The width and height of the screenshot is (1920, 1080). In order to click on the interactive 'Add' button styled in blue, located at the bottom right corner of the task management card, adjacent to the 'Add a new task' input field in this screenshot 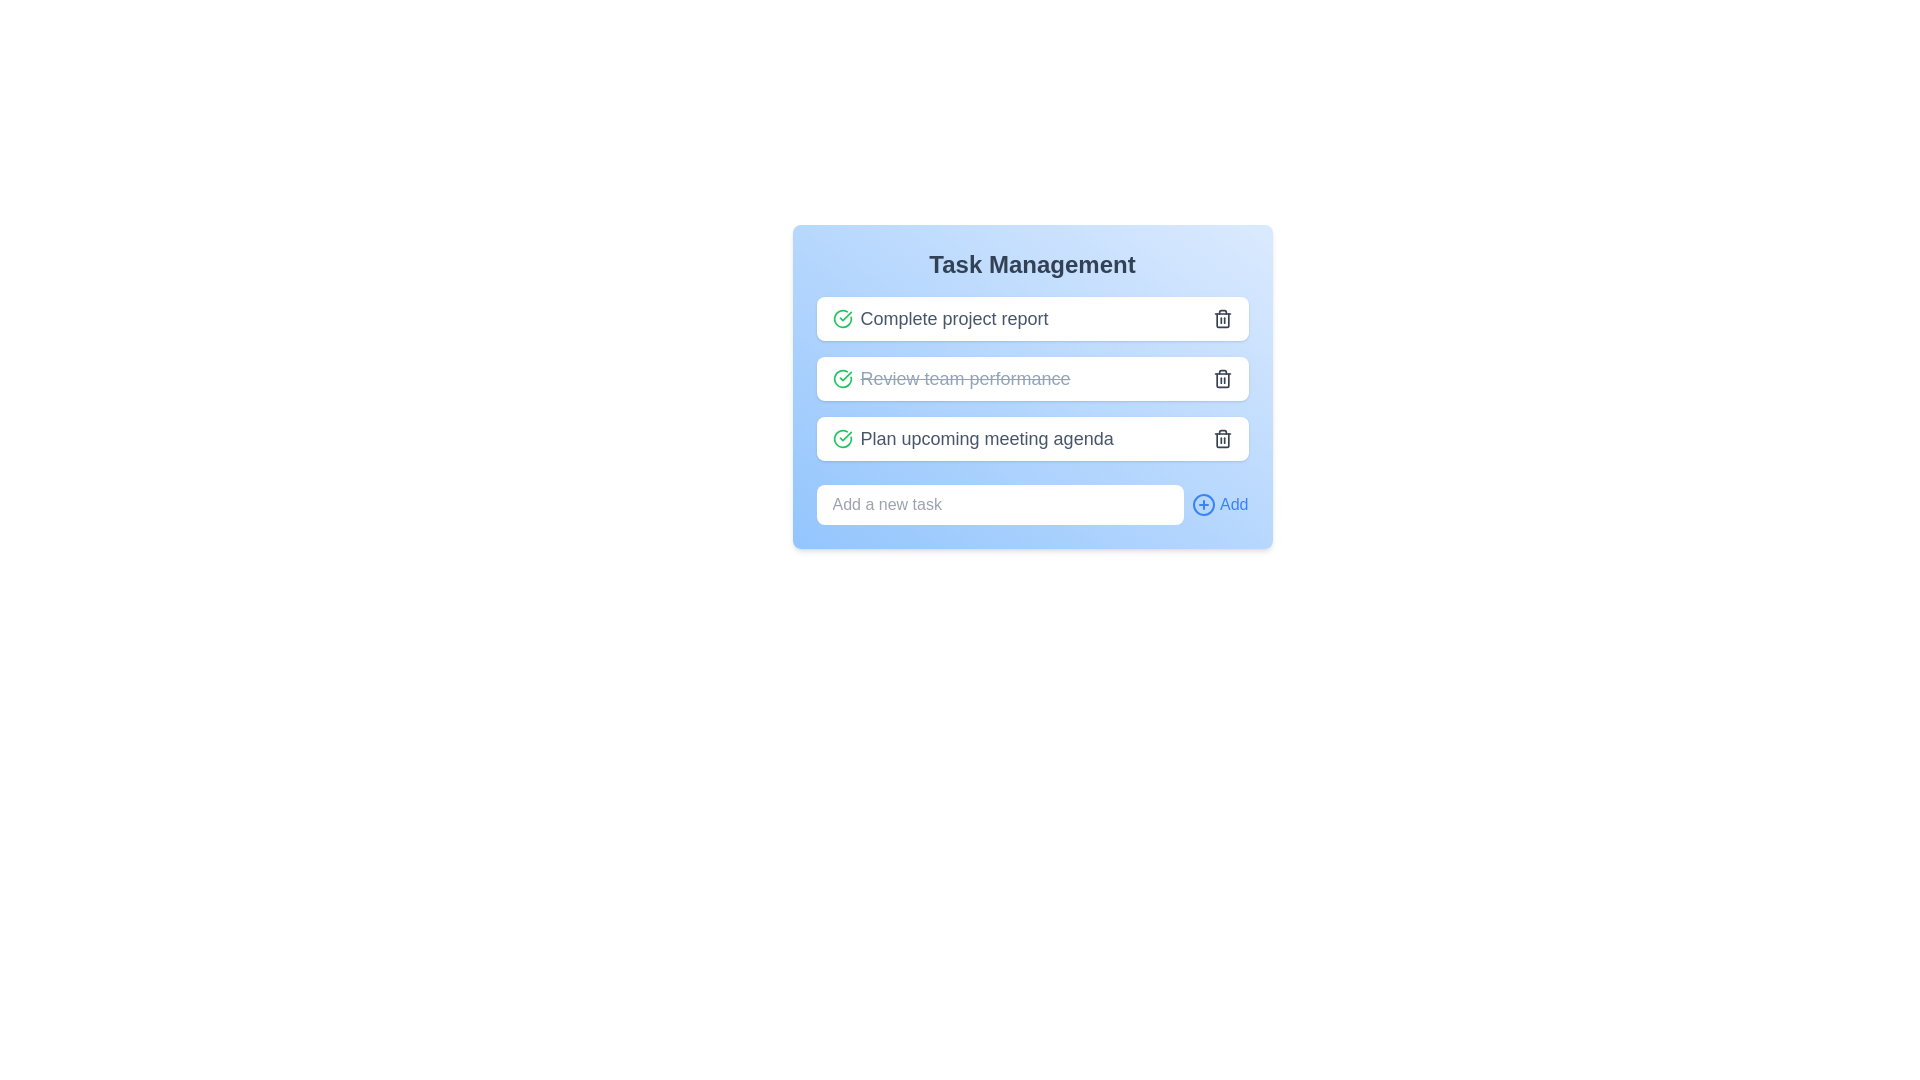, I will do `click(1233, 504)`.